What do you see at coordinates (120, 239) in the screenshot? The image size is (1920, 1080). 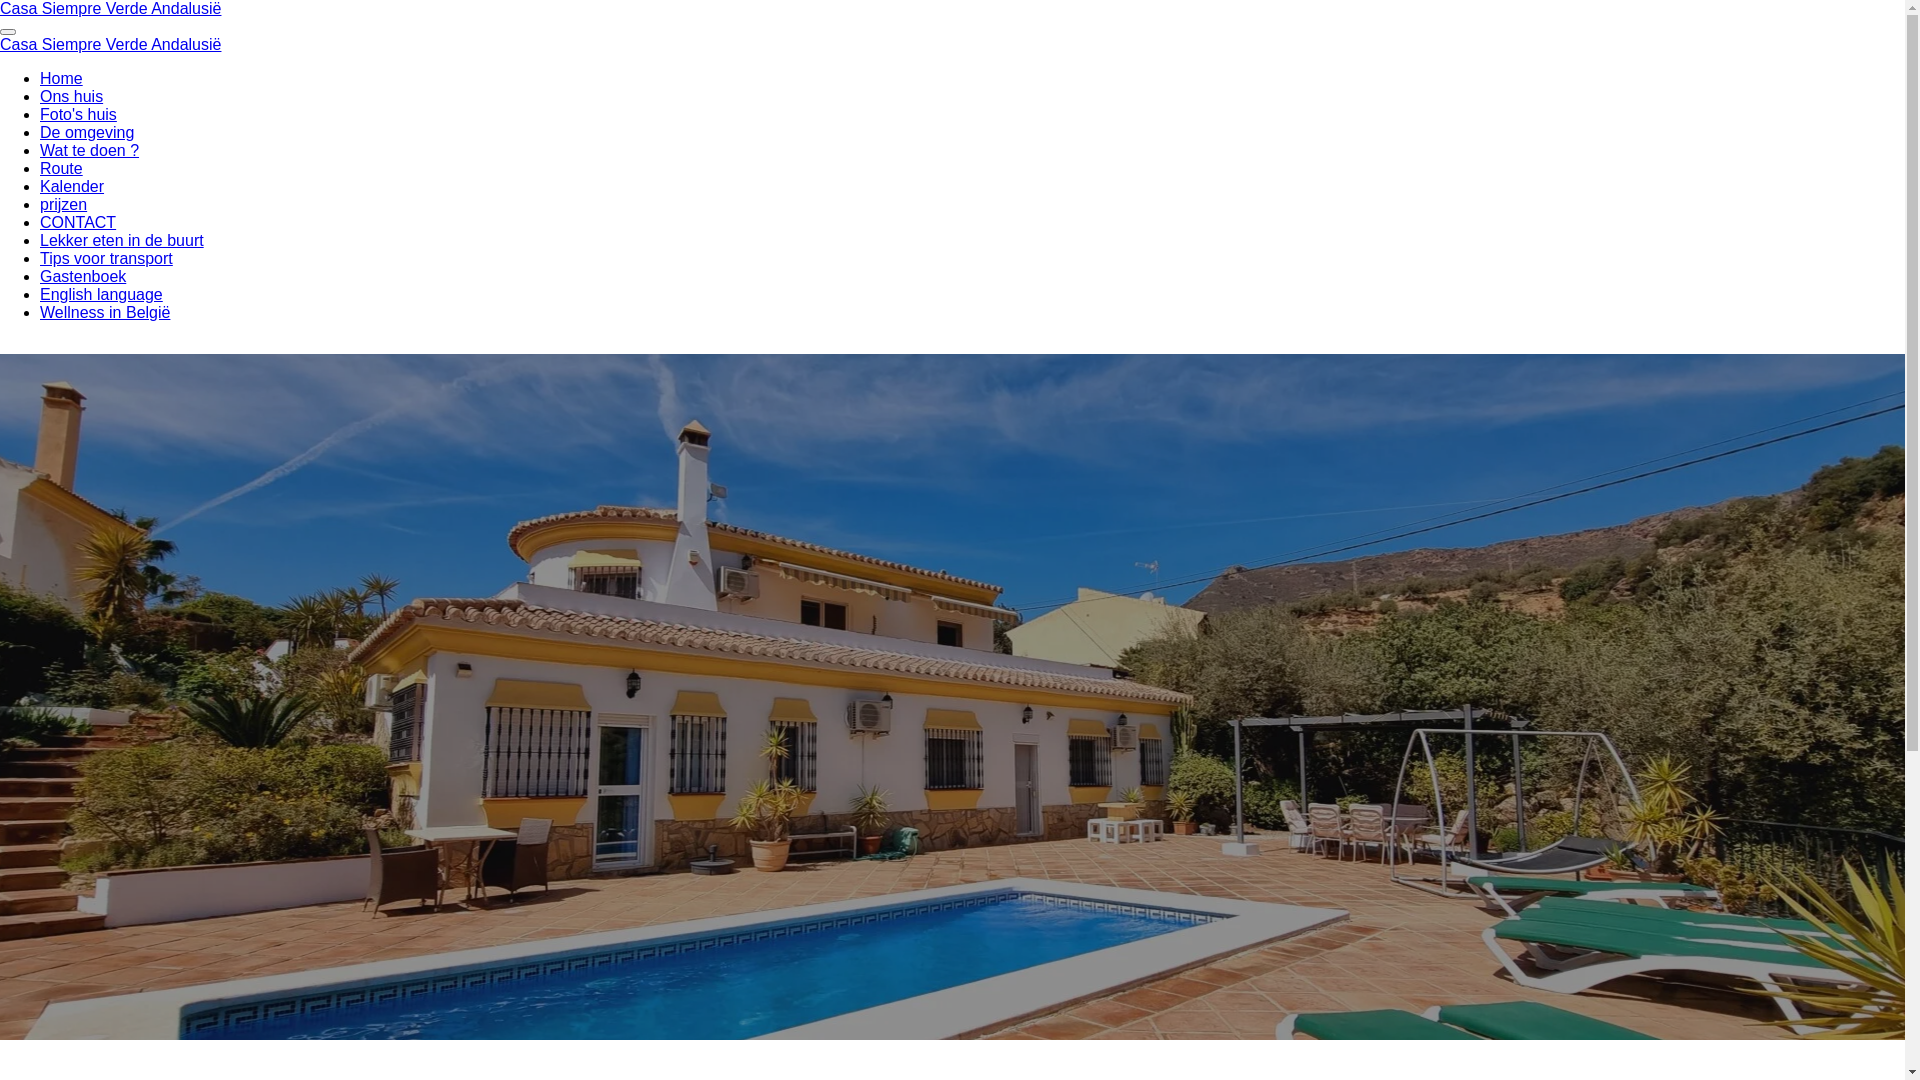 I see `'Lekker eten in de buurt'` at bounding box center [120, 239].